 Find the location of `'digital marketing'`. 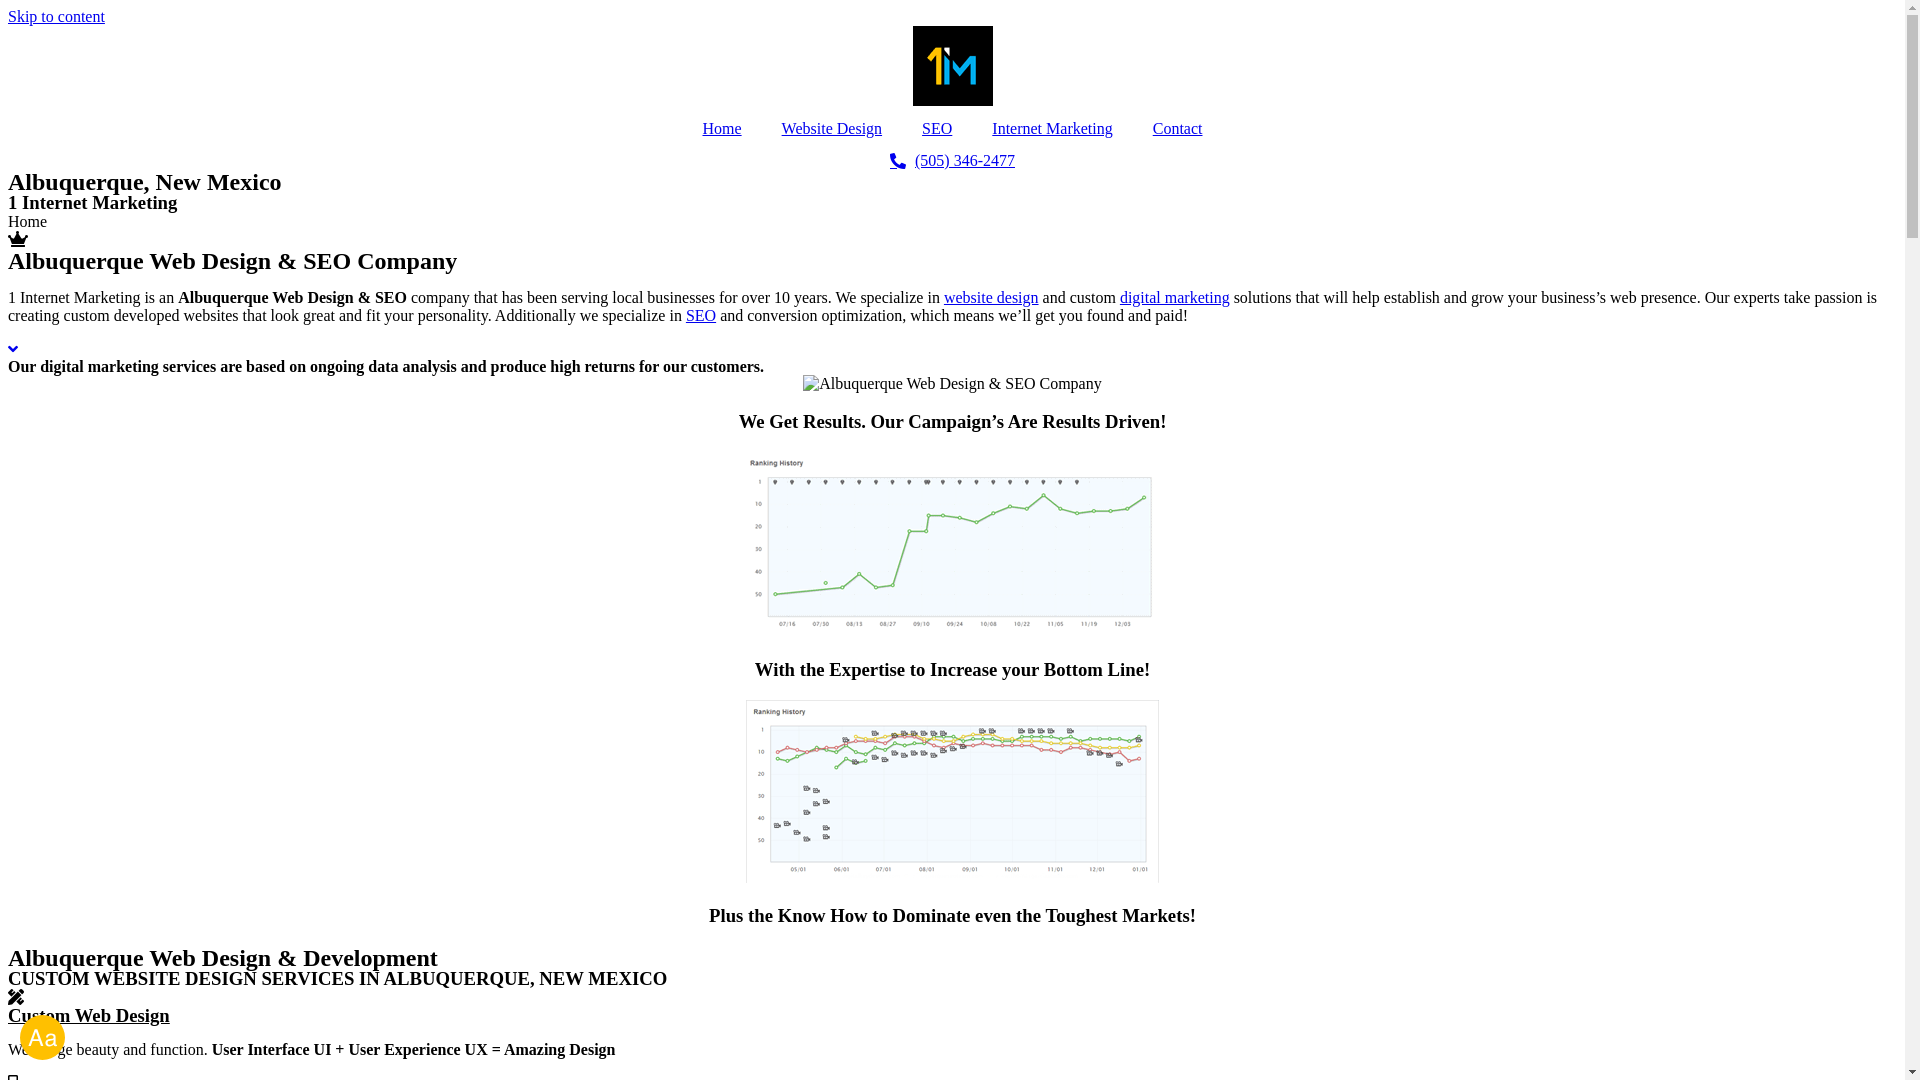

'digital marketing' is located at coordinates (1175, 297).